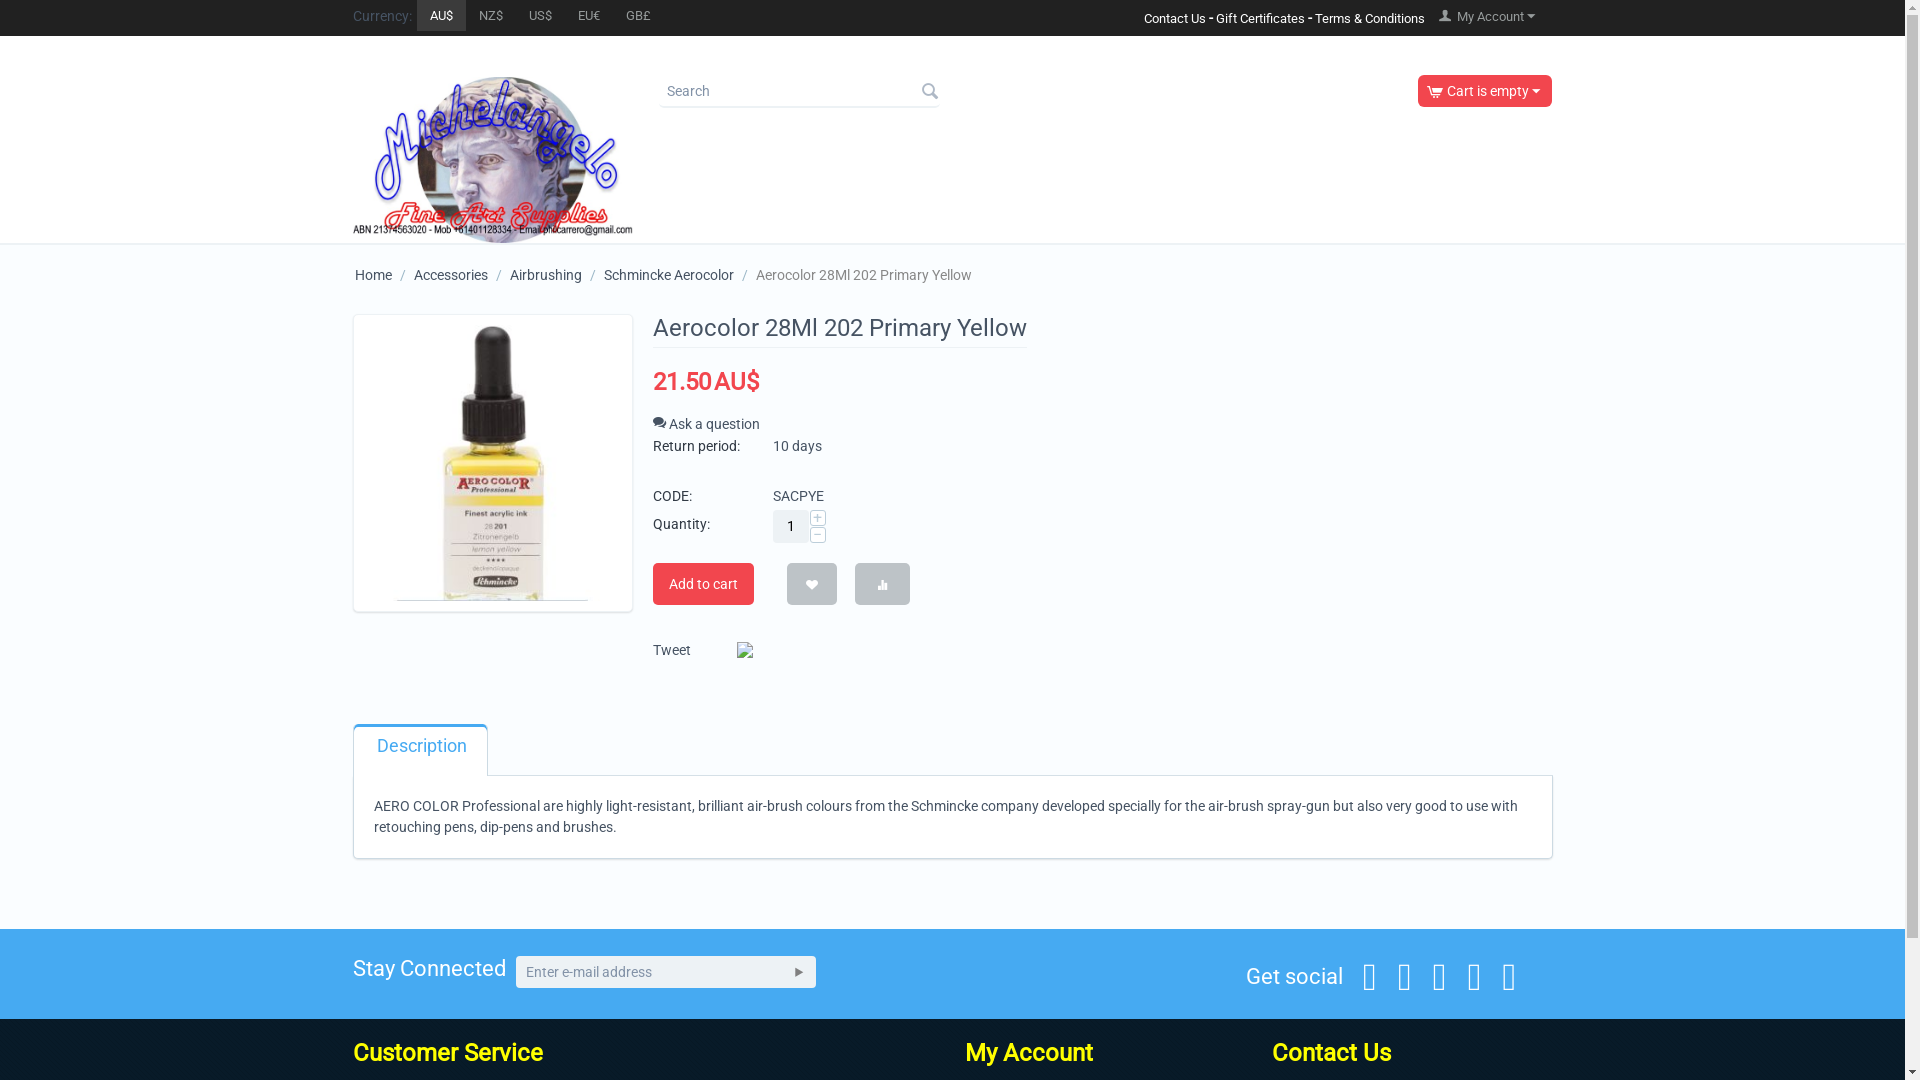  What do you see at coordinates (702, 583) in the screenshot?
I see `'Add to cart'` at bounding box center [702, 583].